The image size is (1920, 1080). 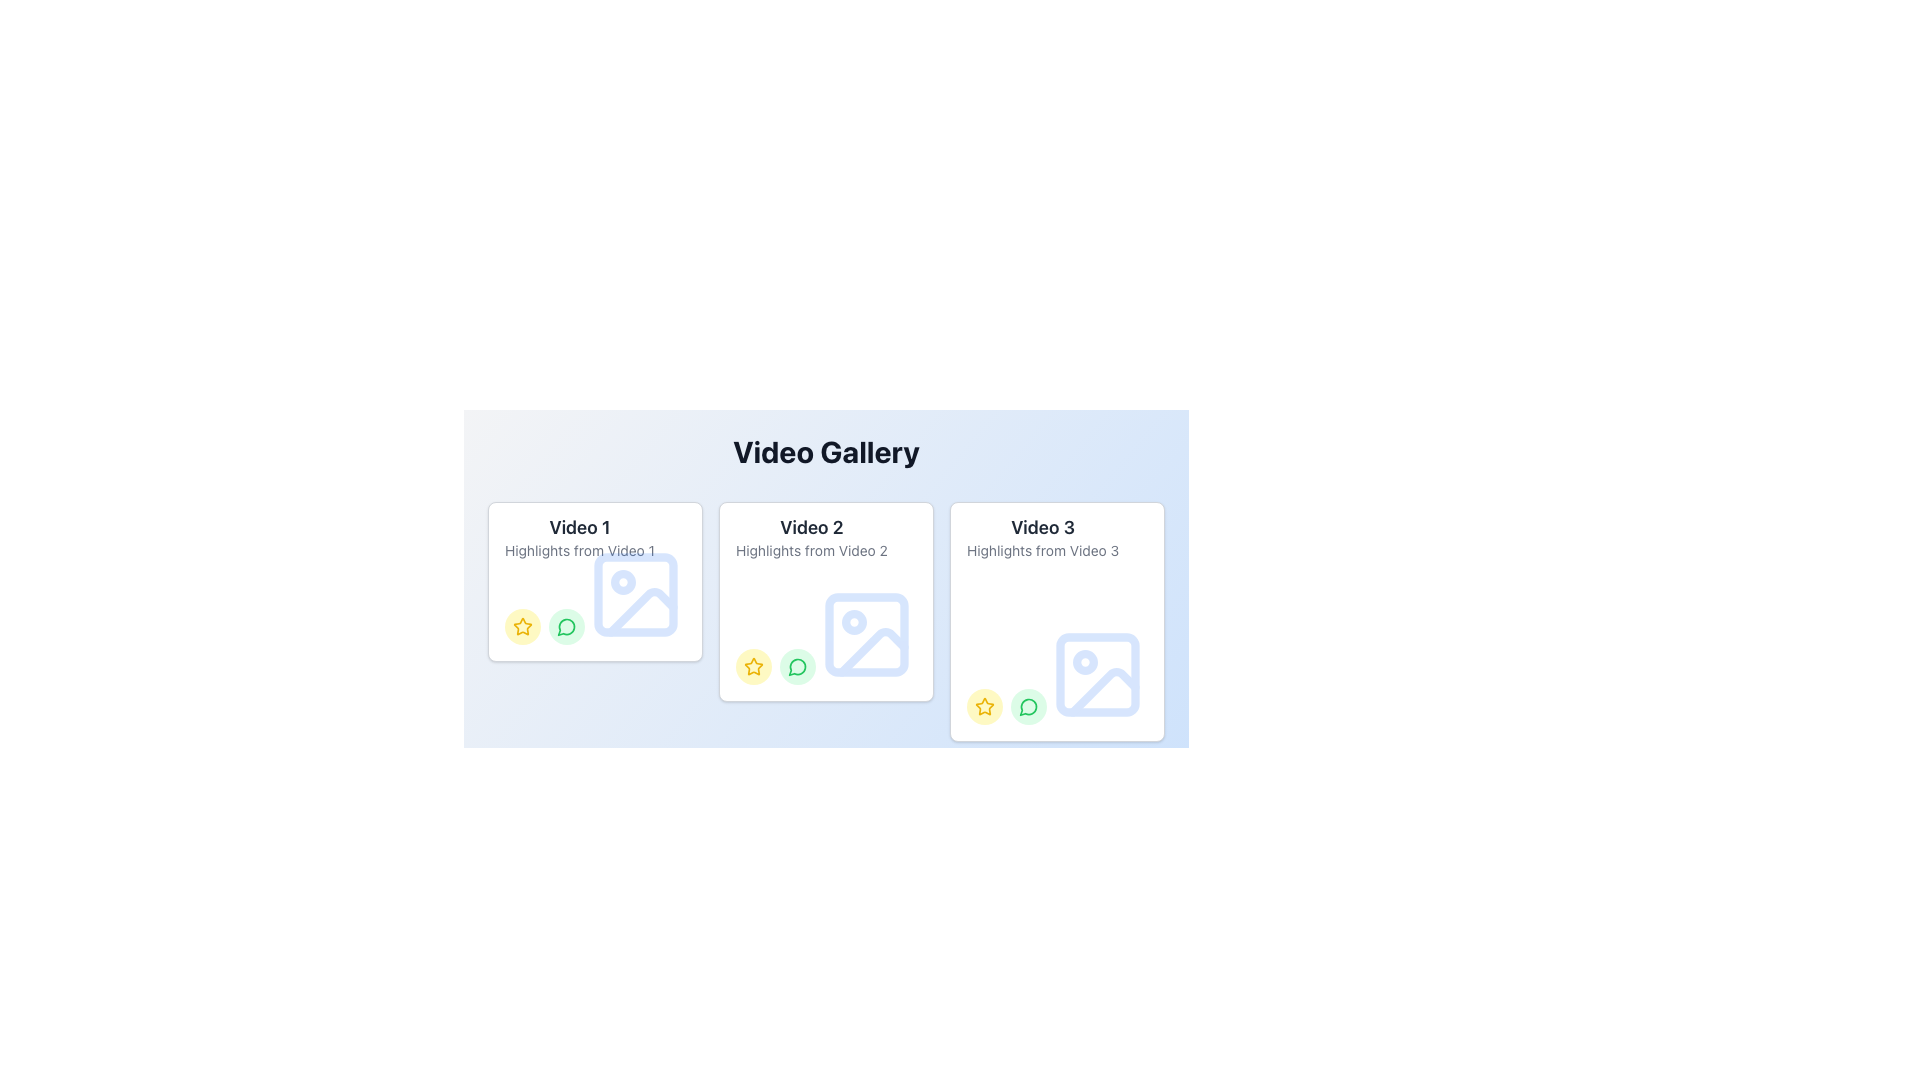 What do you see at coordinates (622, 838) in the screenshot?
I see `the small circle graphic with a radius of 2px located in the bottom-right corner of the interface within an SVG element` at bounding box center [622, 838].